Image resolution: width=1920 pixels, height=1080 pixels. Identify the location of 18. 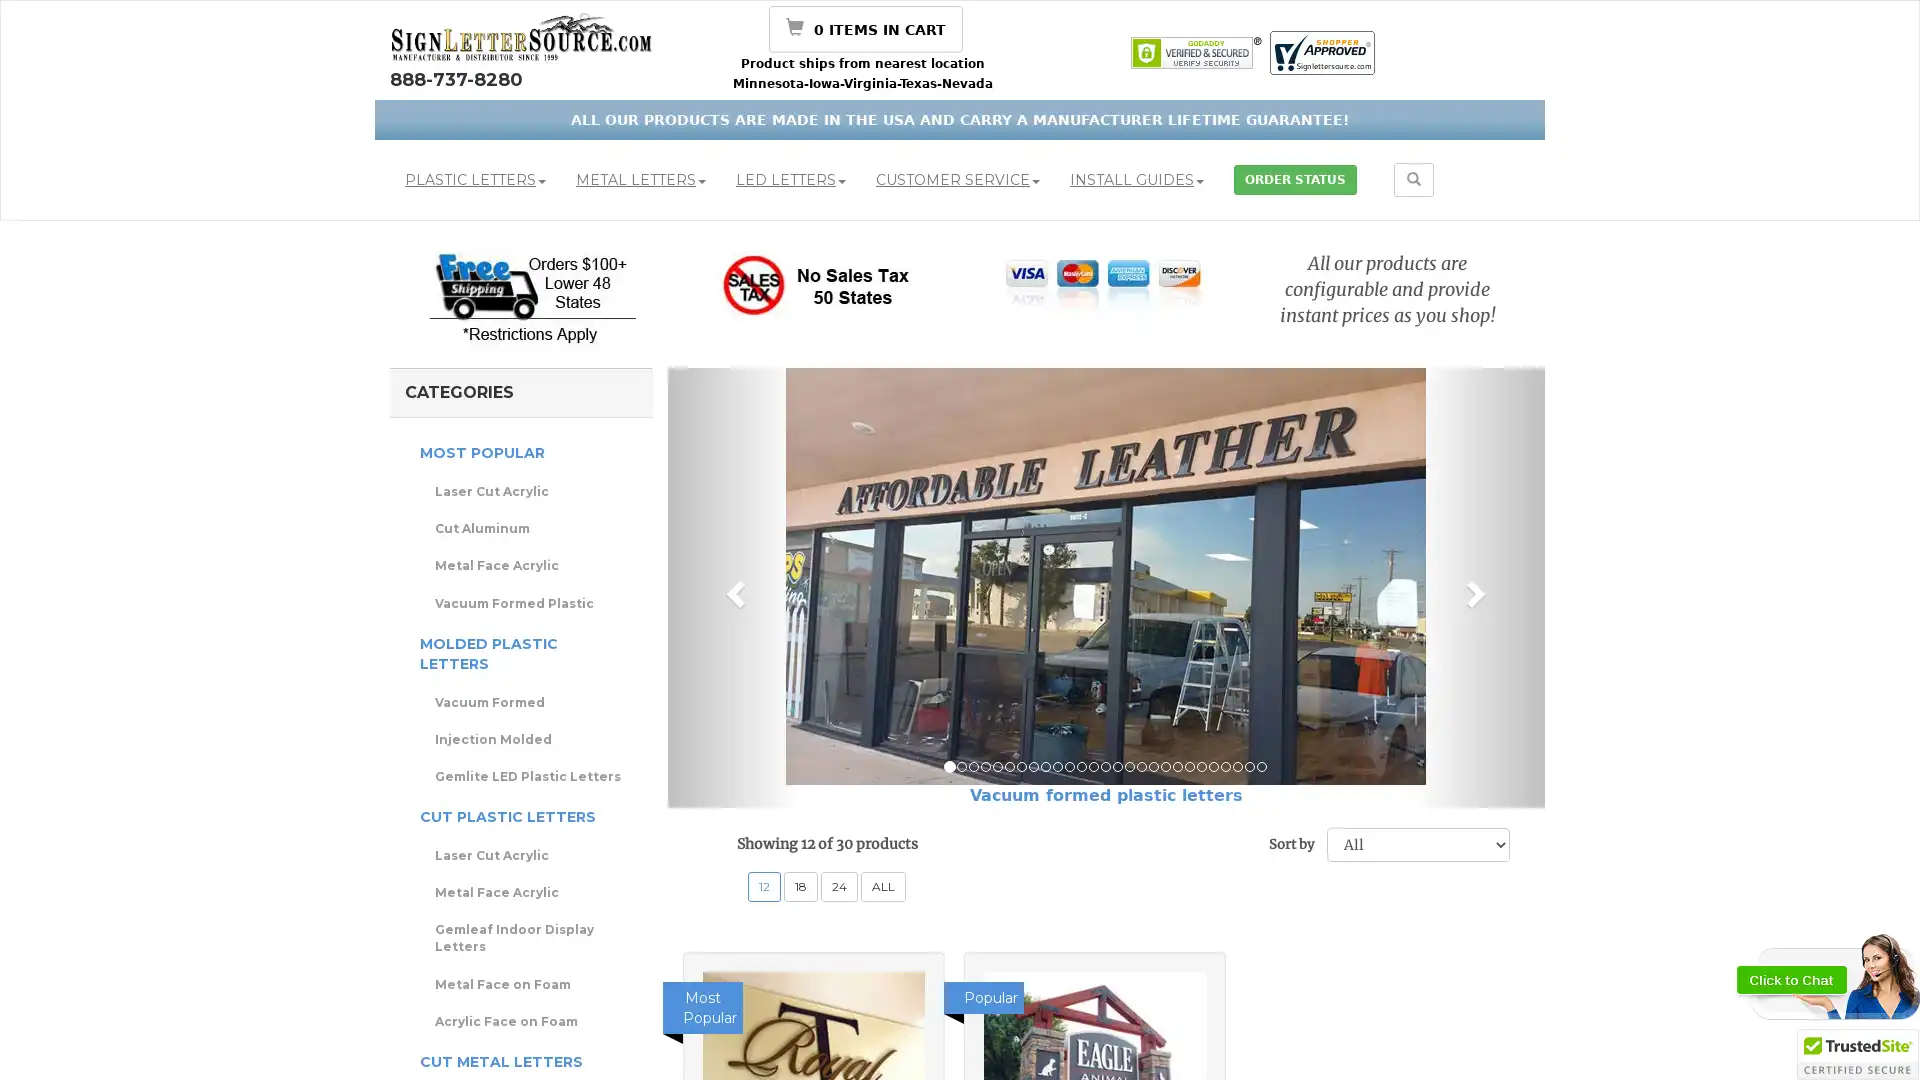
(801, 886).